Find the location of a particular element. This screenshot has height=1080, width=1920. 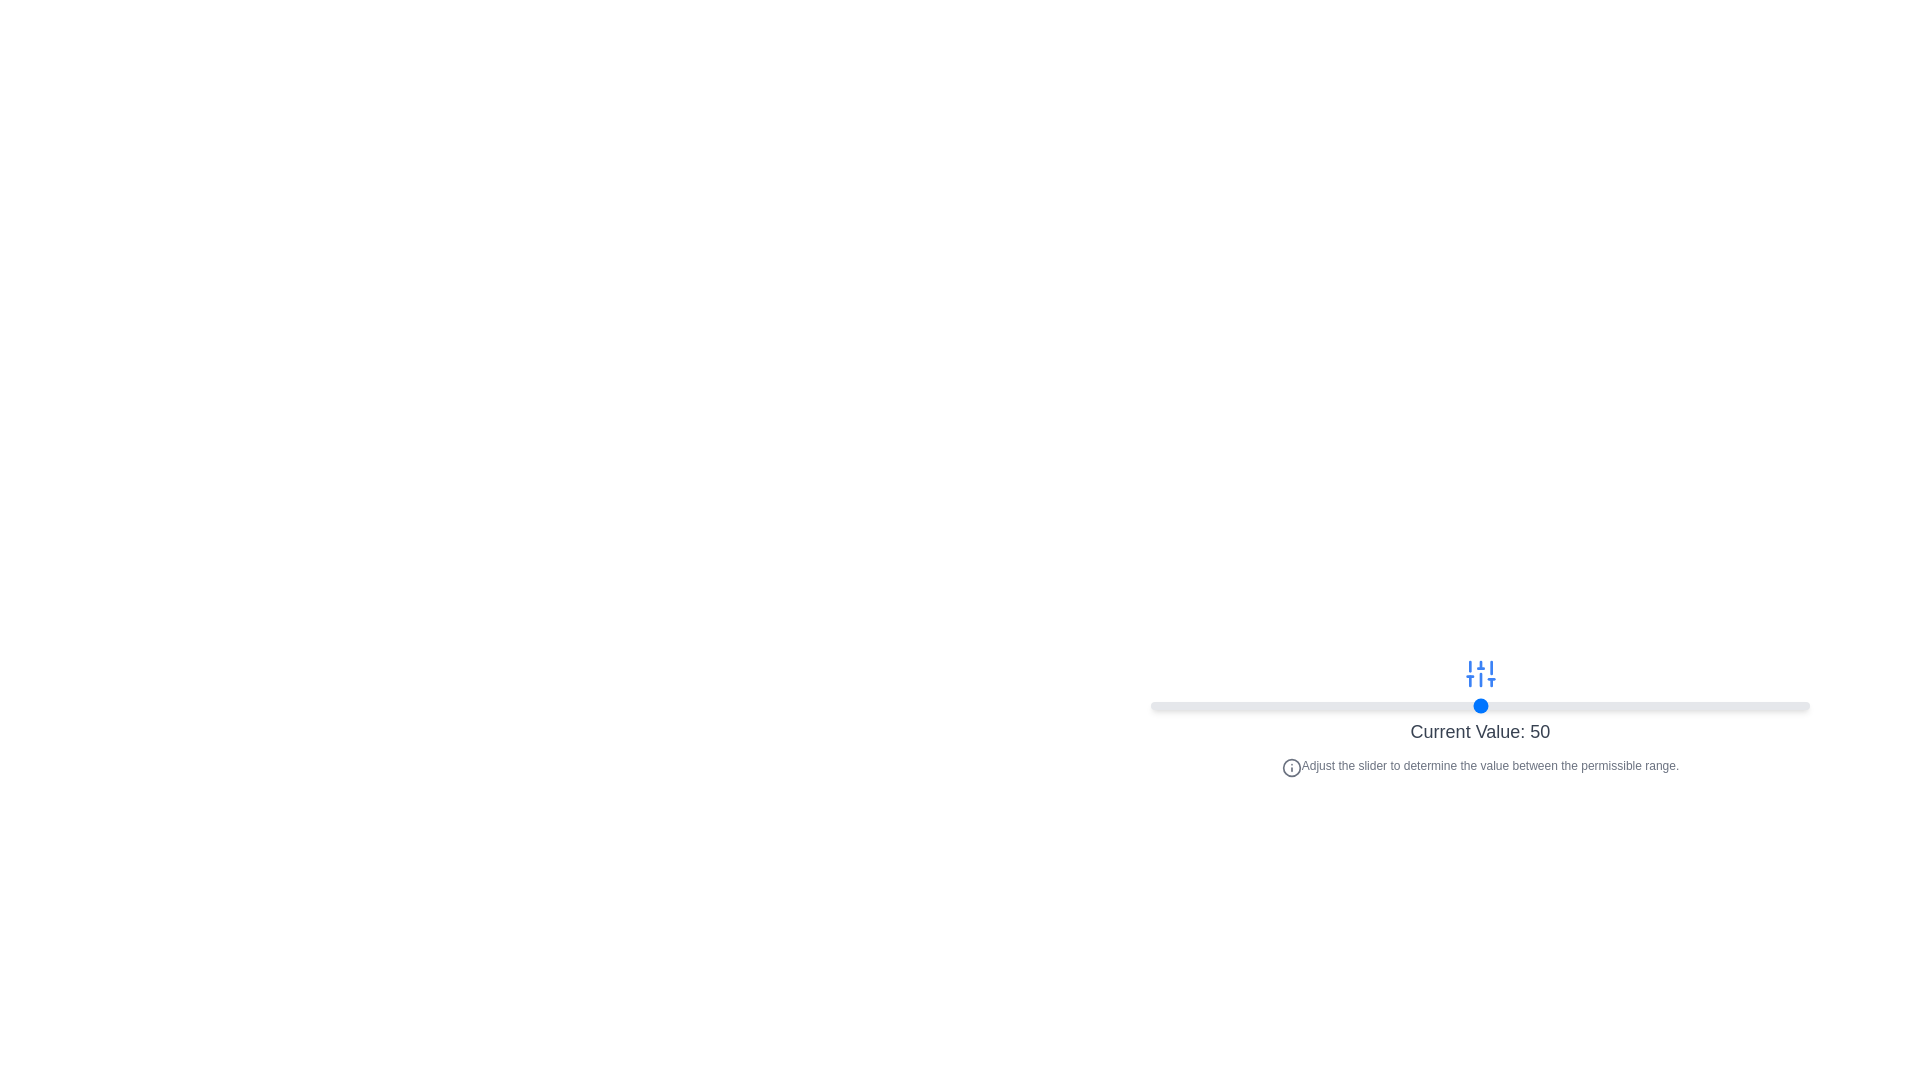

the informational text that reads 'Adjust the slider to determine the value between the permissible range.' which is located below the slider component and the label 'Current Value: 50.' is located at coordinates (1480, 766).